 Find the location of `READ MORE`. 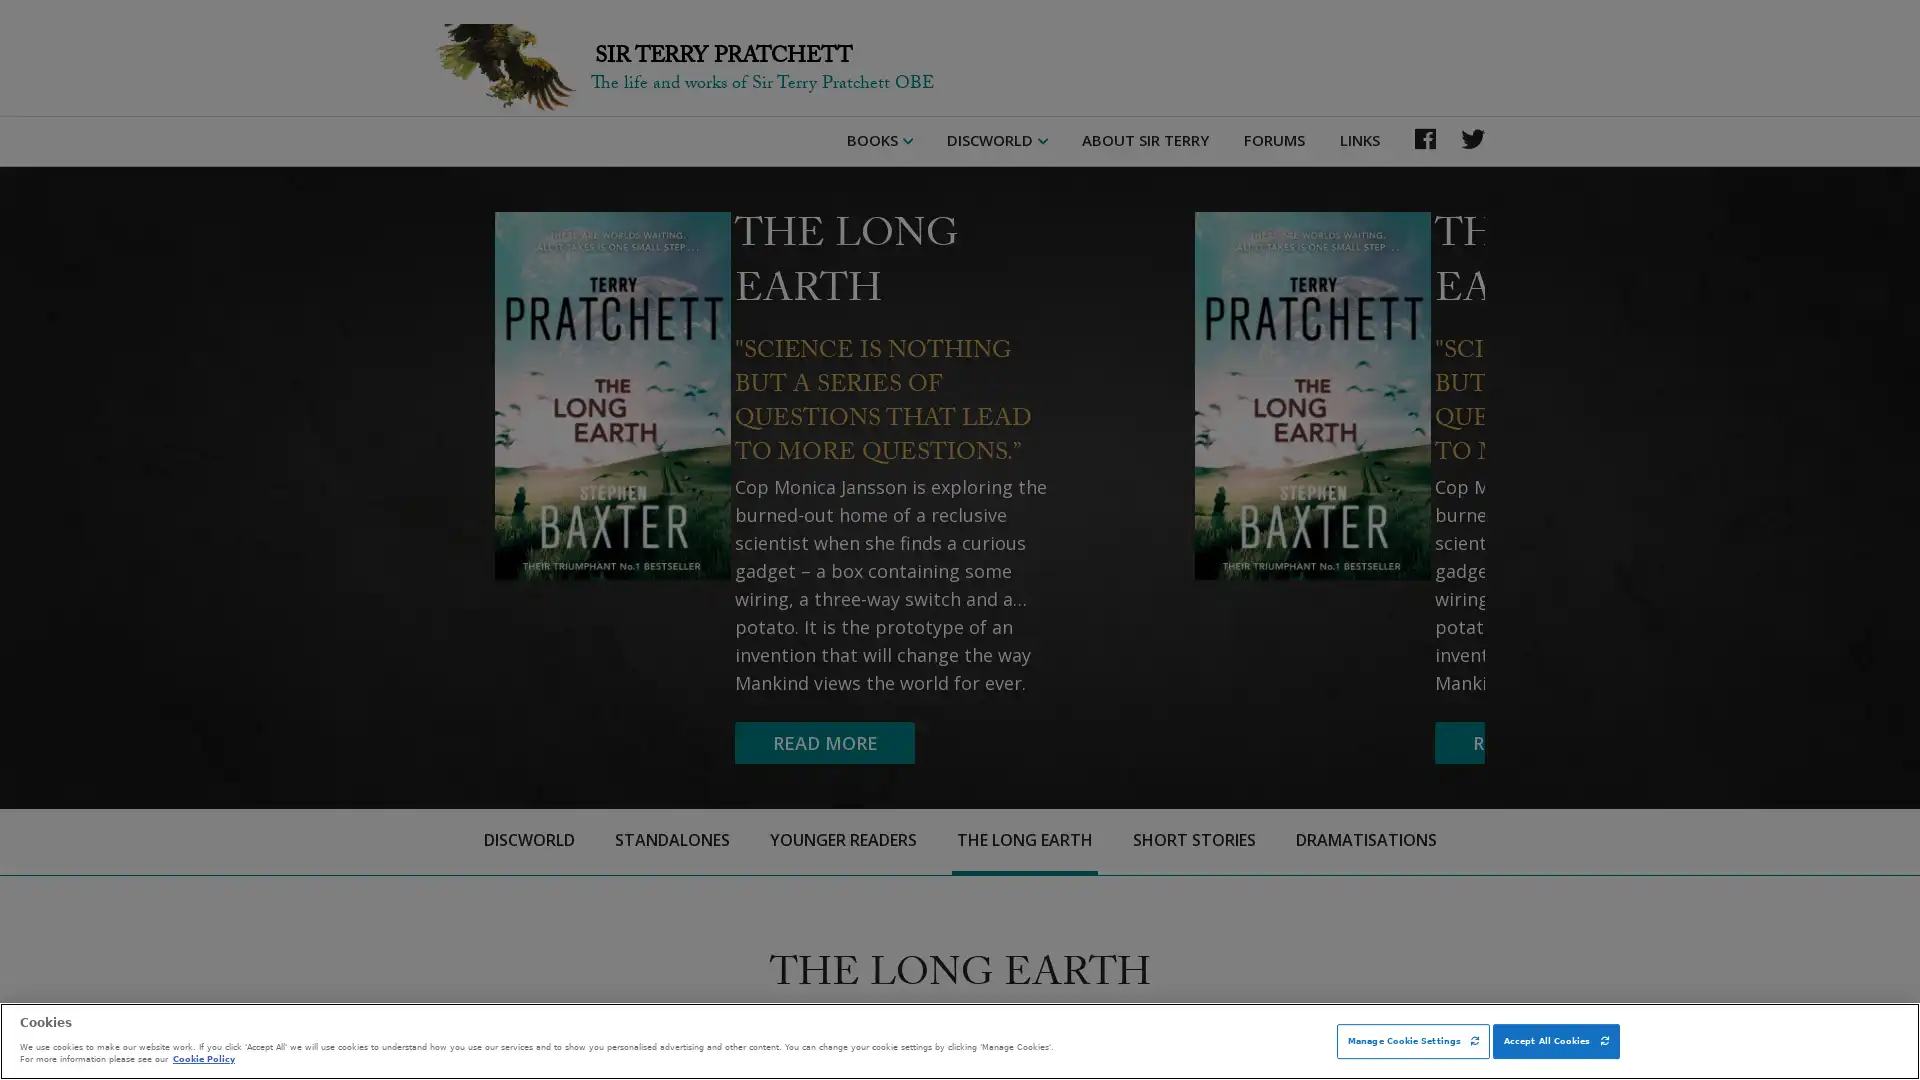

READ MORE is located at coordinates (974, 605).